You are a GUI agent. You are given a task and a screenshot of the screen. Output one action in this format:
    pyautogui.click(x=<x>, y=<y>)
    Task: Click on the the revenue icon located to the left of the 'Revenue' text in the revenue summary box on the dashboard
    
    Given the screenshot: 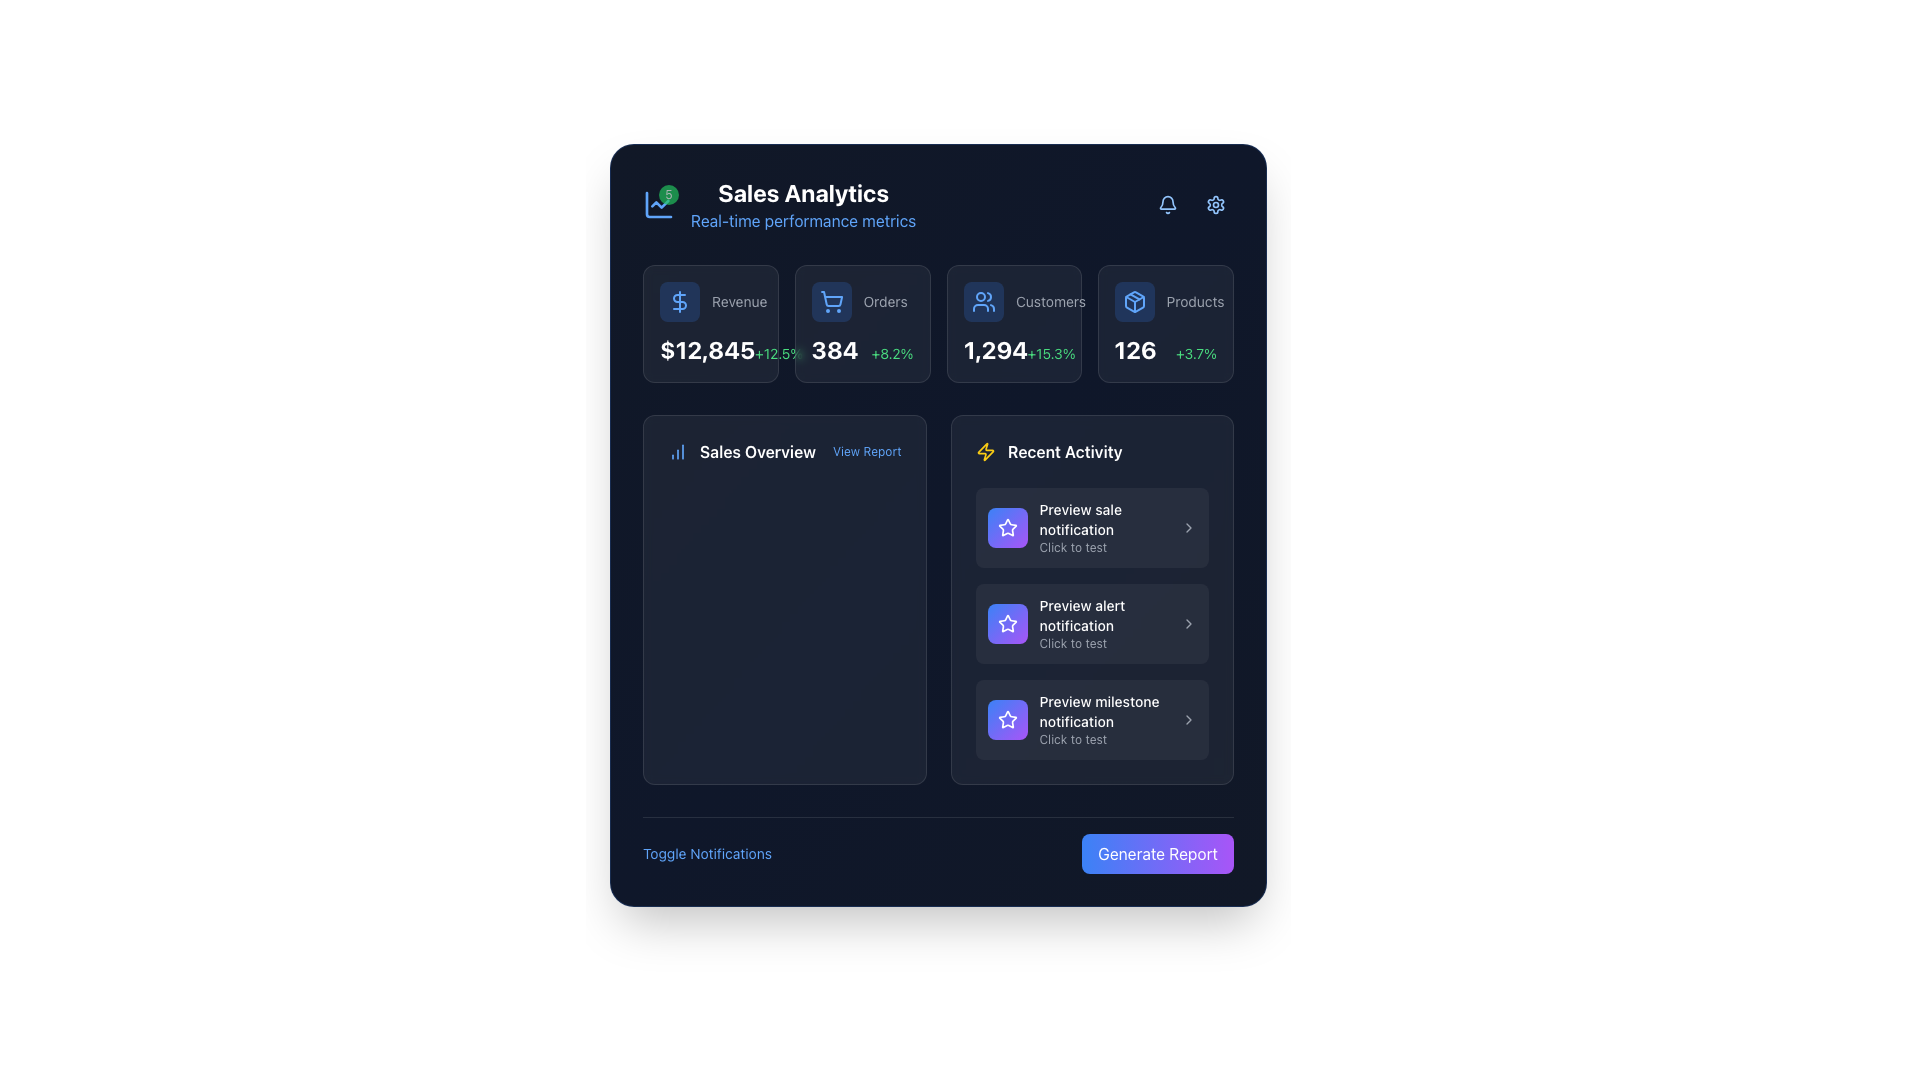 What is the action you would take?
    pyautogui.click(x=680, y=301)
    